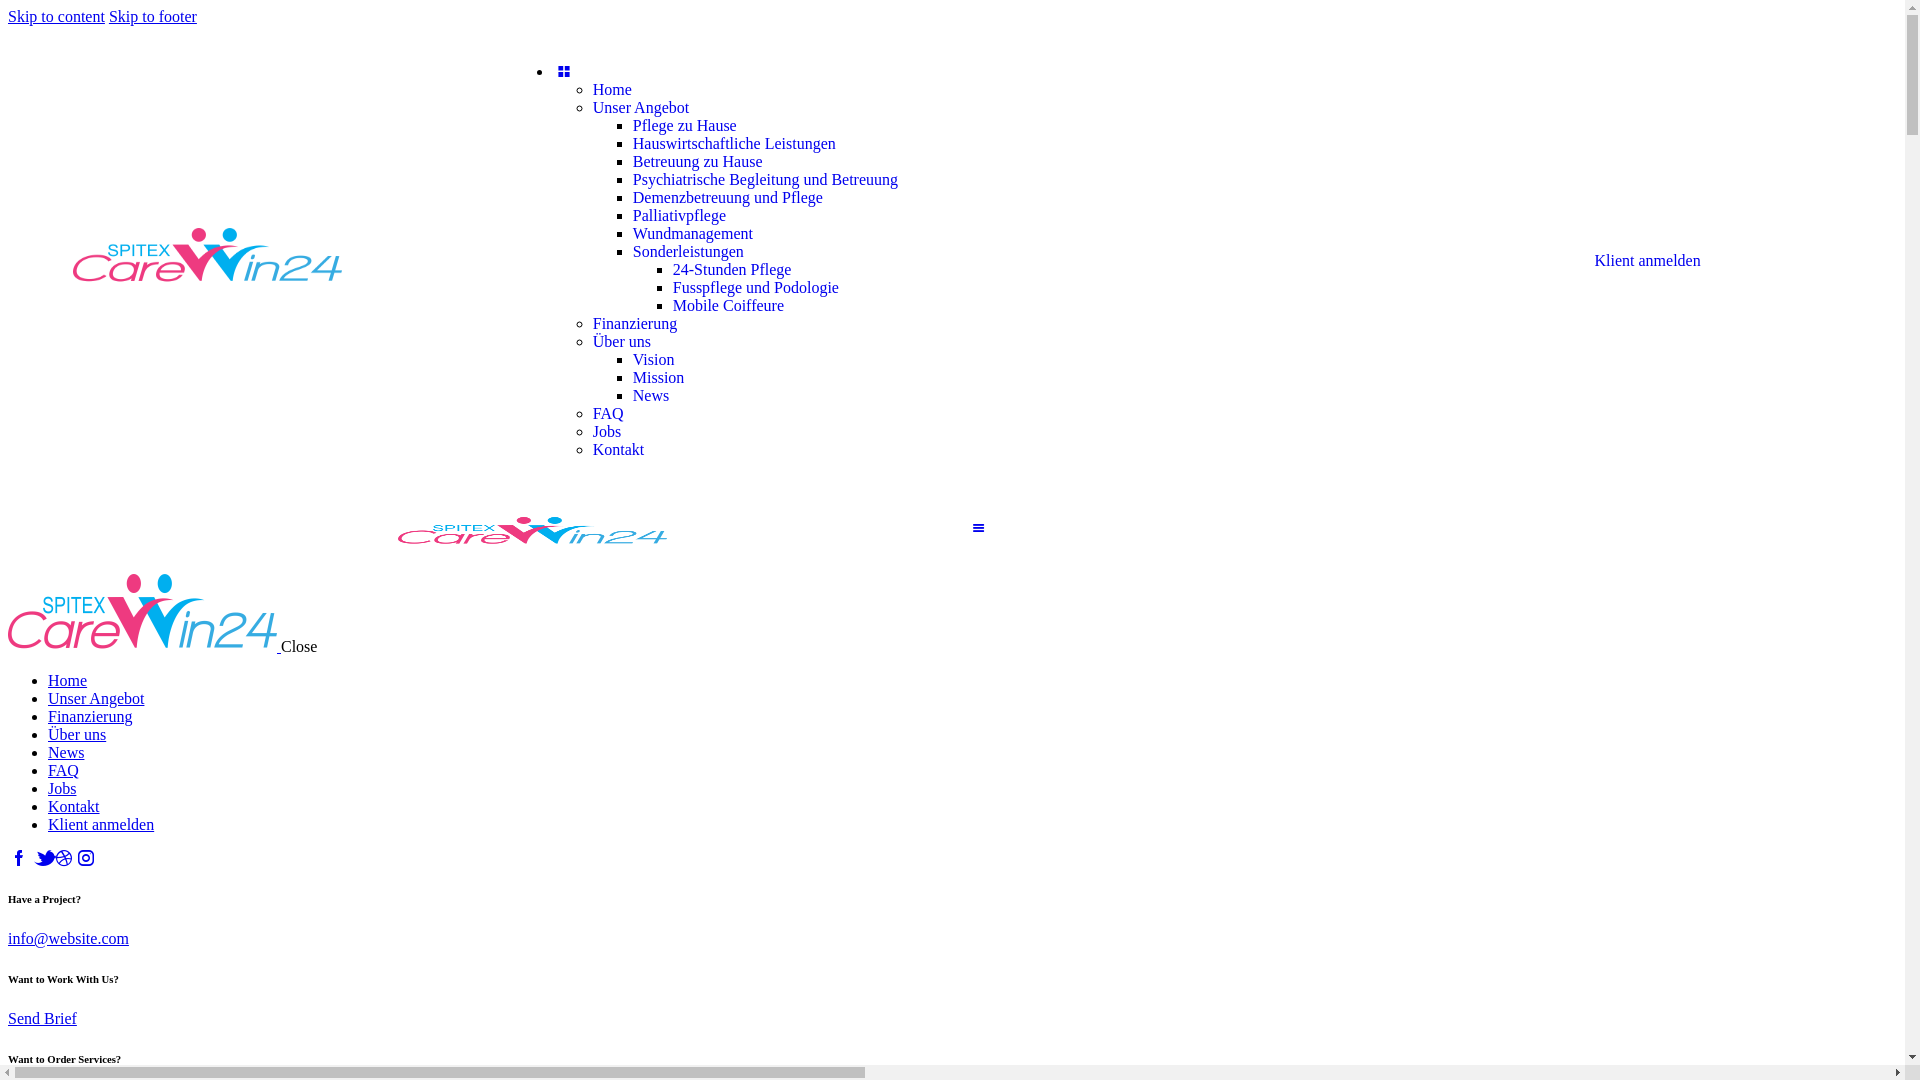 The height and width of the screenshot is (1080, 1920). What do you see at coordinates (297, 646) in the screenshot?
I see `'Close'` at bounding box center [297, 646].